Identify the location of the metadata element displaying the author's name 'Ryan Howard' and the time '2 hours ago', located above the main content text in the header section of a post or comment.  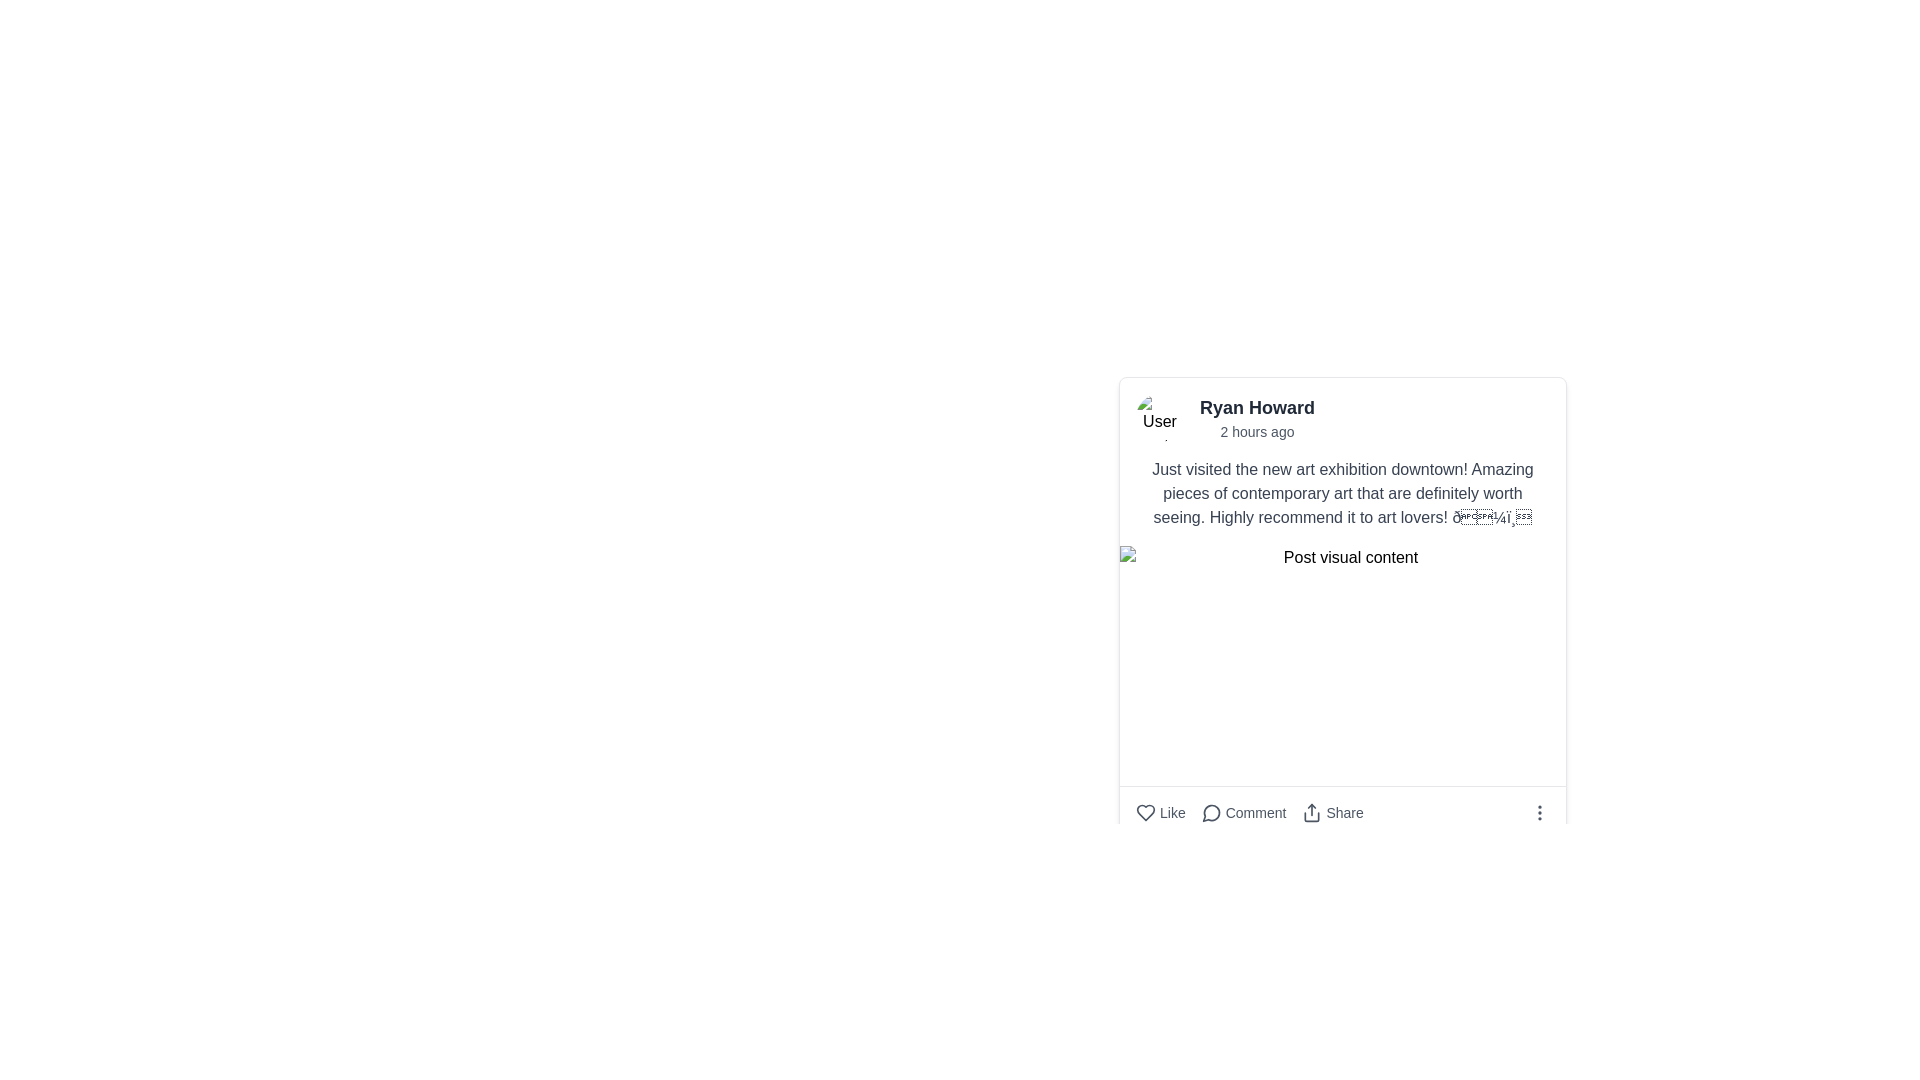
(1256, 416).